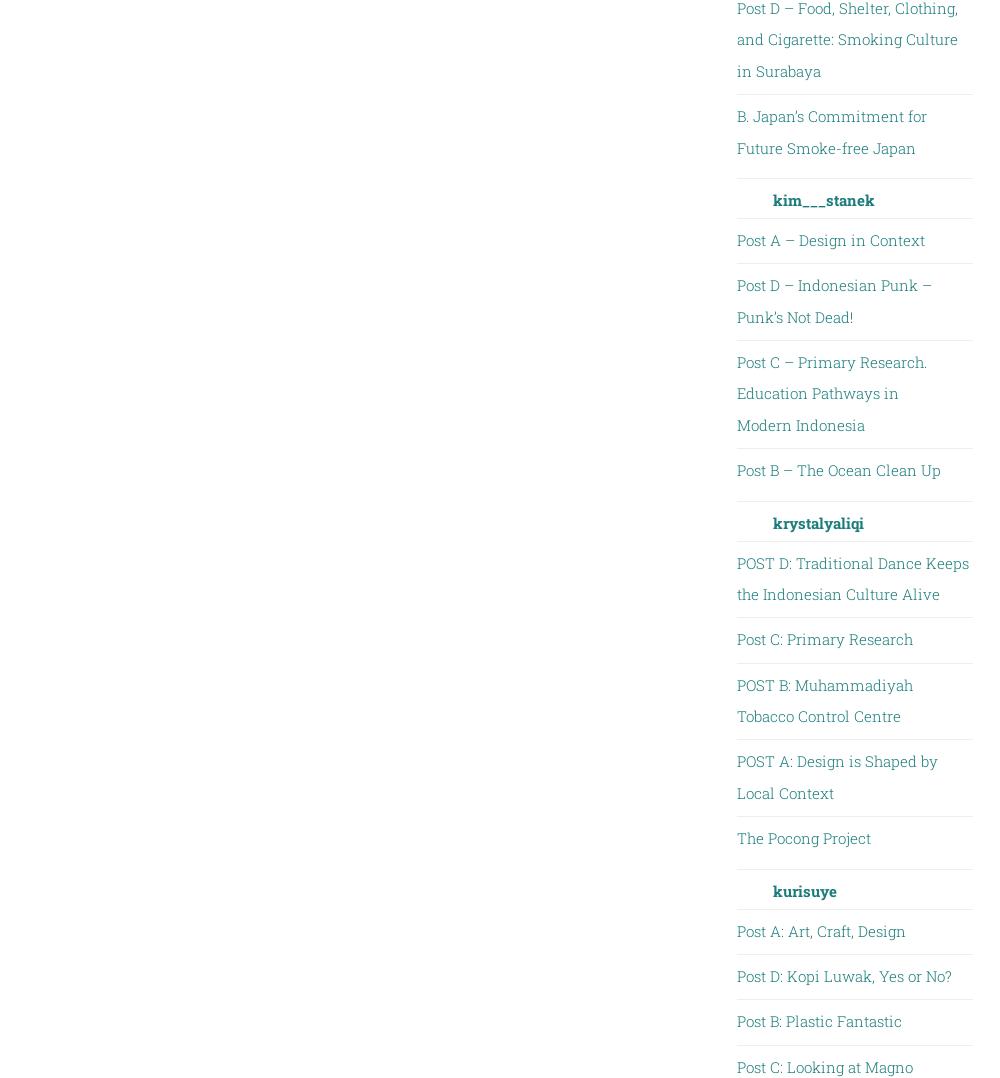 This screenshot has width=1000, height=1078. I want to click on 'Post D  – Indonesian Punk – Punk’s Not Dead!', so click(832, 300).